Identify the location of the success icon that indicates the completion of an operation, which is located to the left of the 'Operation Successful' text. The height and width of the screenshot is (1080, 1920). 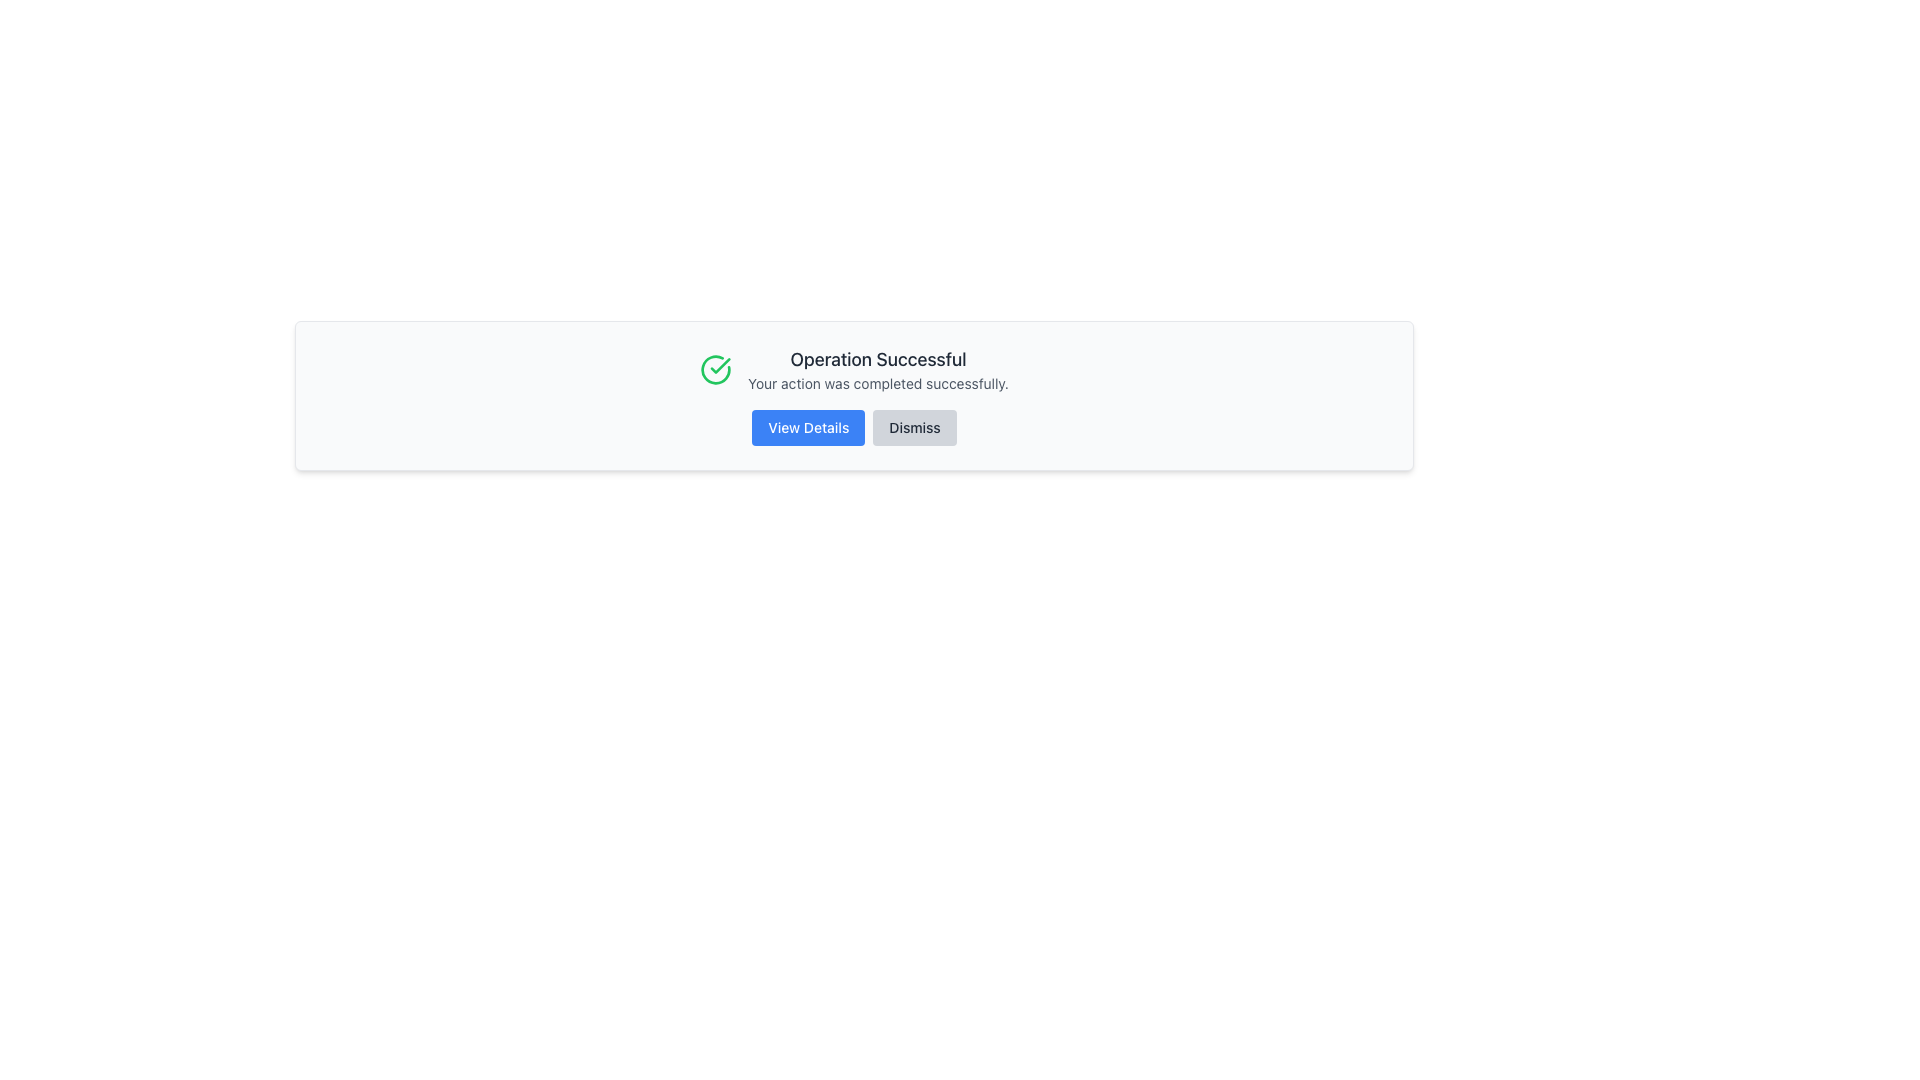
(716, 370).